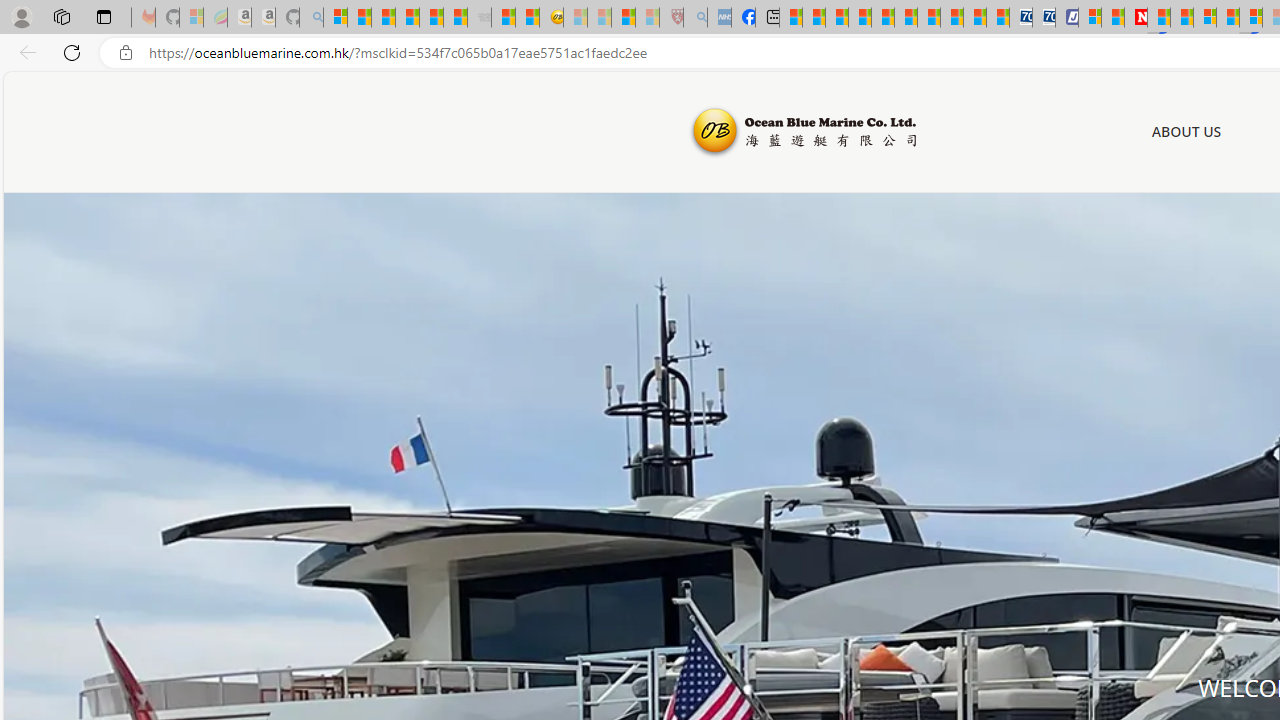 The image size is (1280, 720). What do you see at coordinates (1186, 132) in the screenshot?
I see `'ABOUT US'` at bounding box center [1186, 132].